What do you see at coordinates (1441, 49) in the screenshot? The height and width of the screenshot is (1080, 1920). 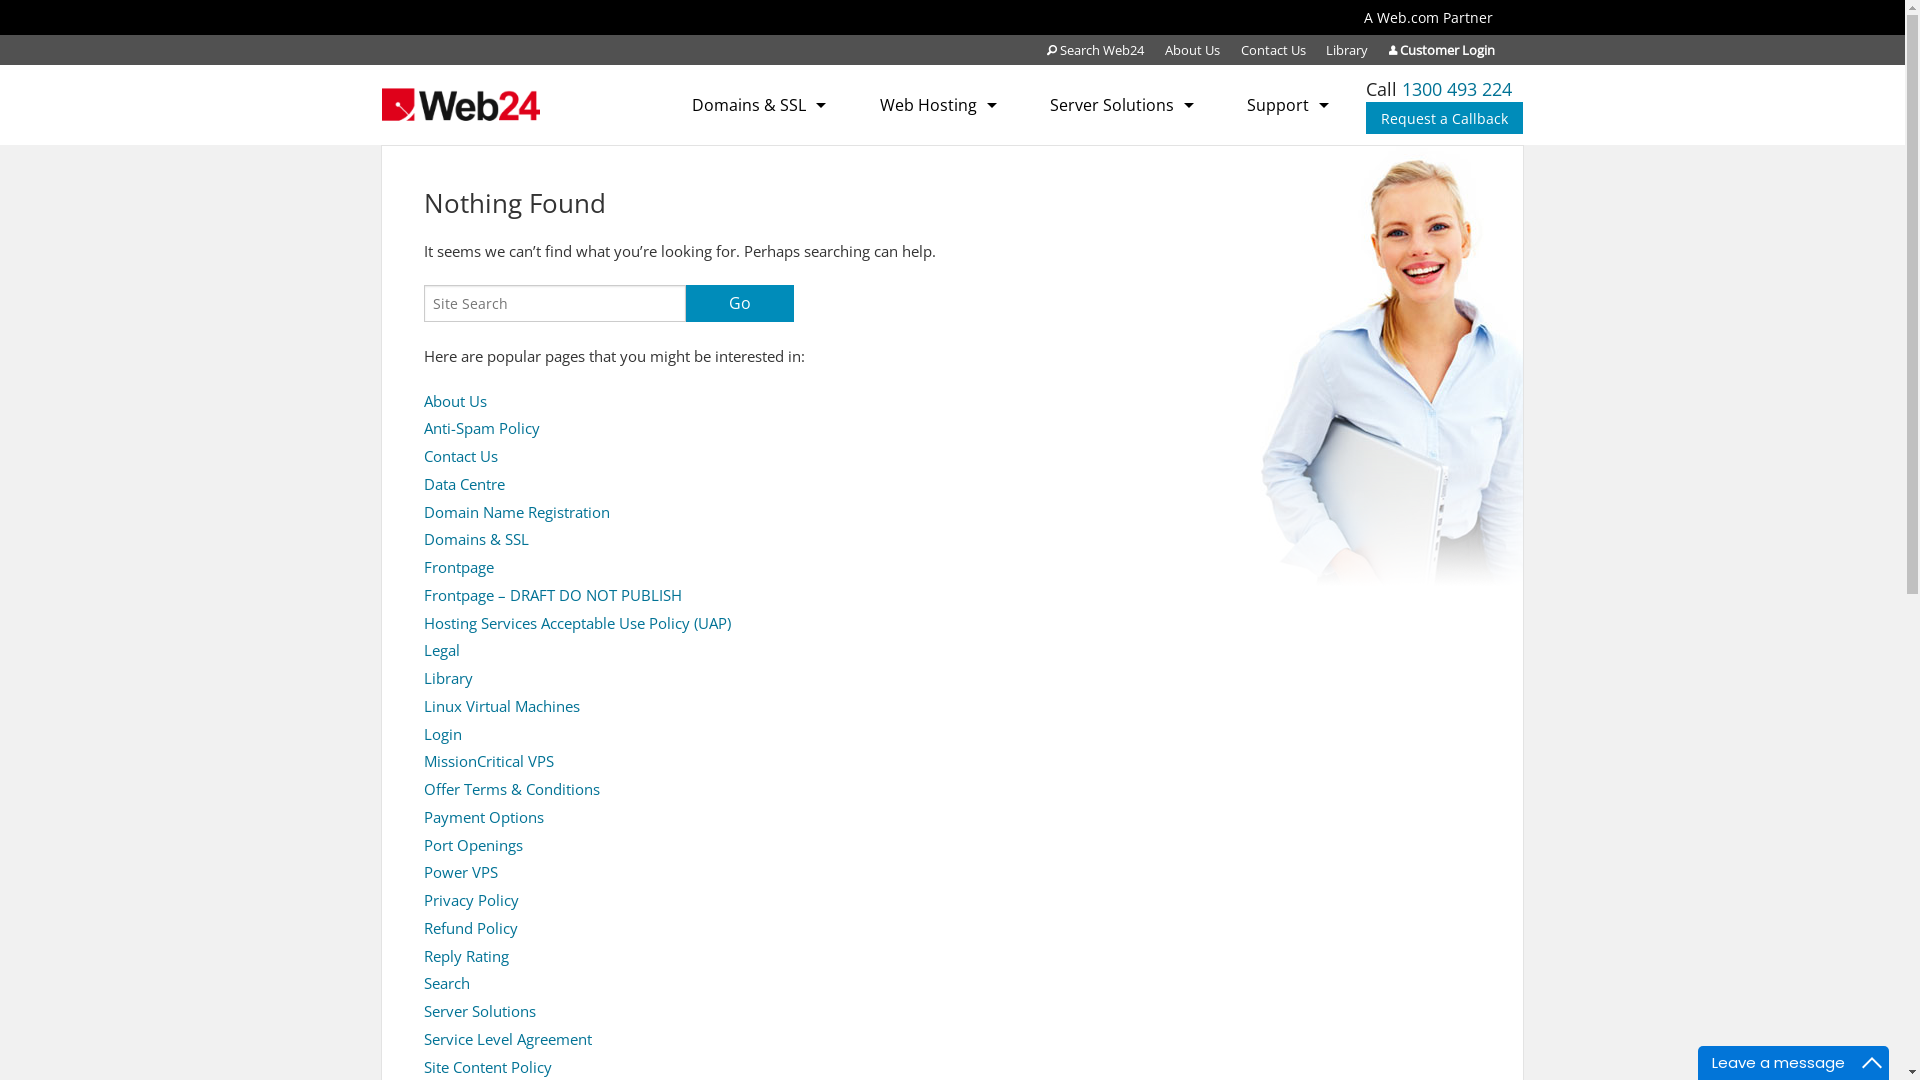 I see `'Customer Login'` at bounding box center [1441, 49].